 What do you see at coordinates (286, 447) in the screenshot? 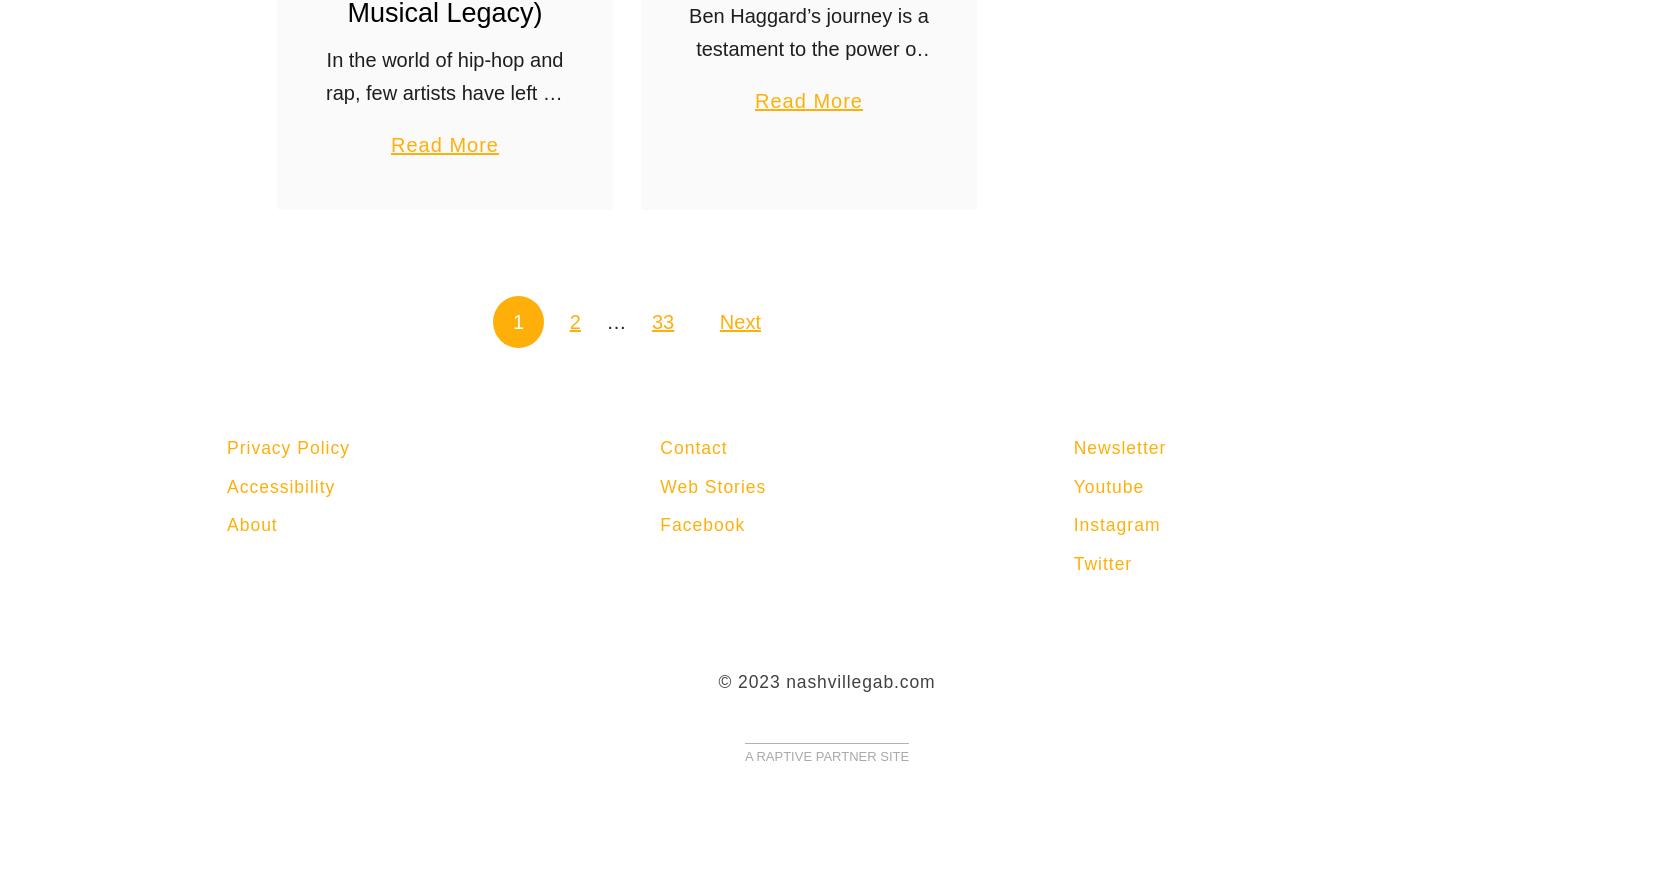
I see `'Privacy Policy'` at bounding box center [286, 447].